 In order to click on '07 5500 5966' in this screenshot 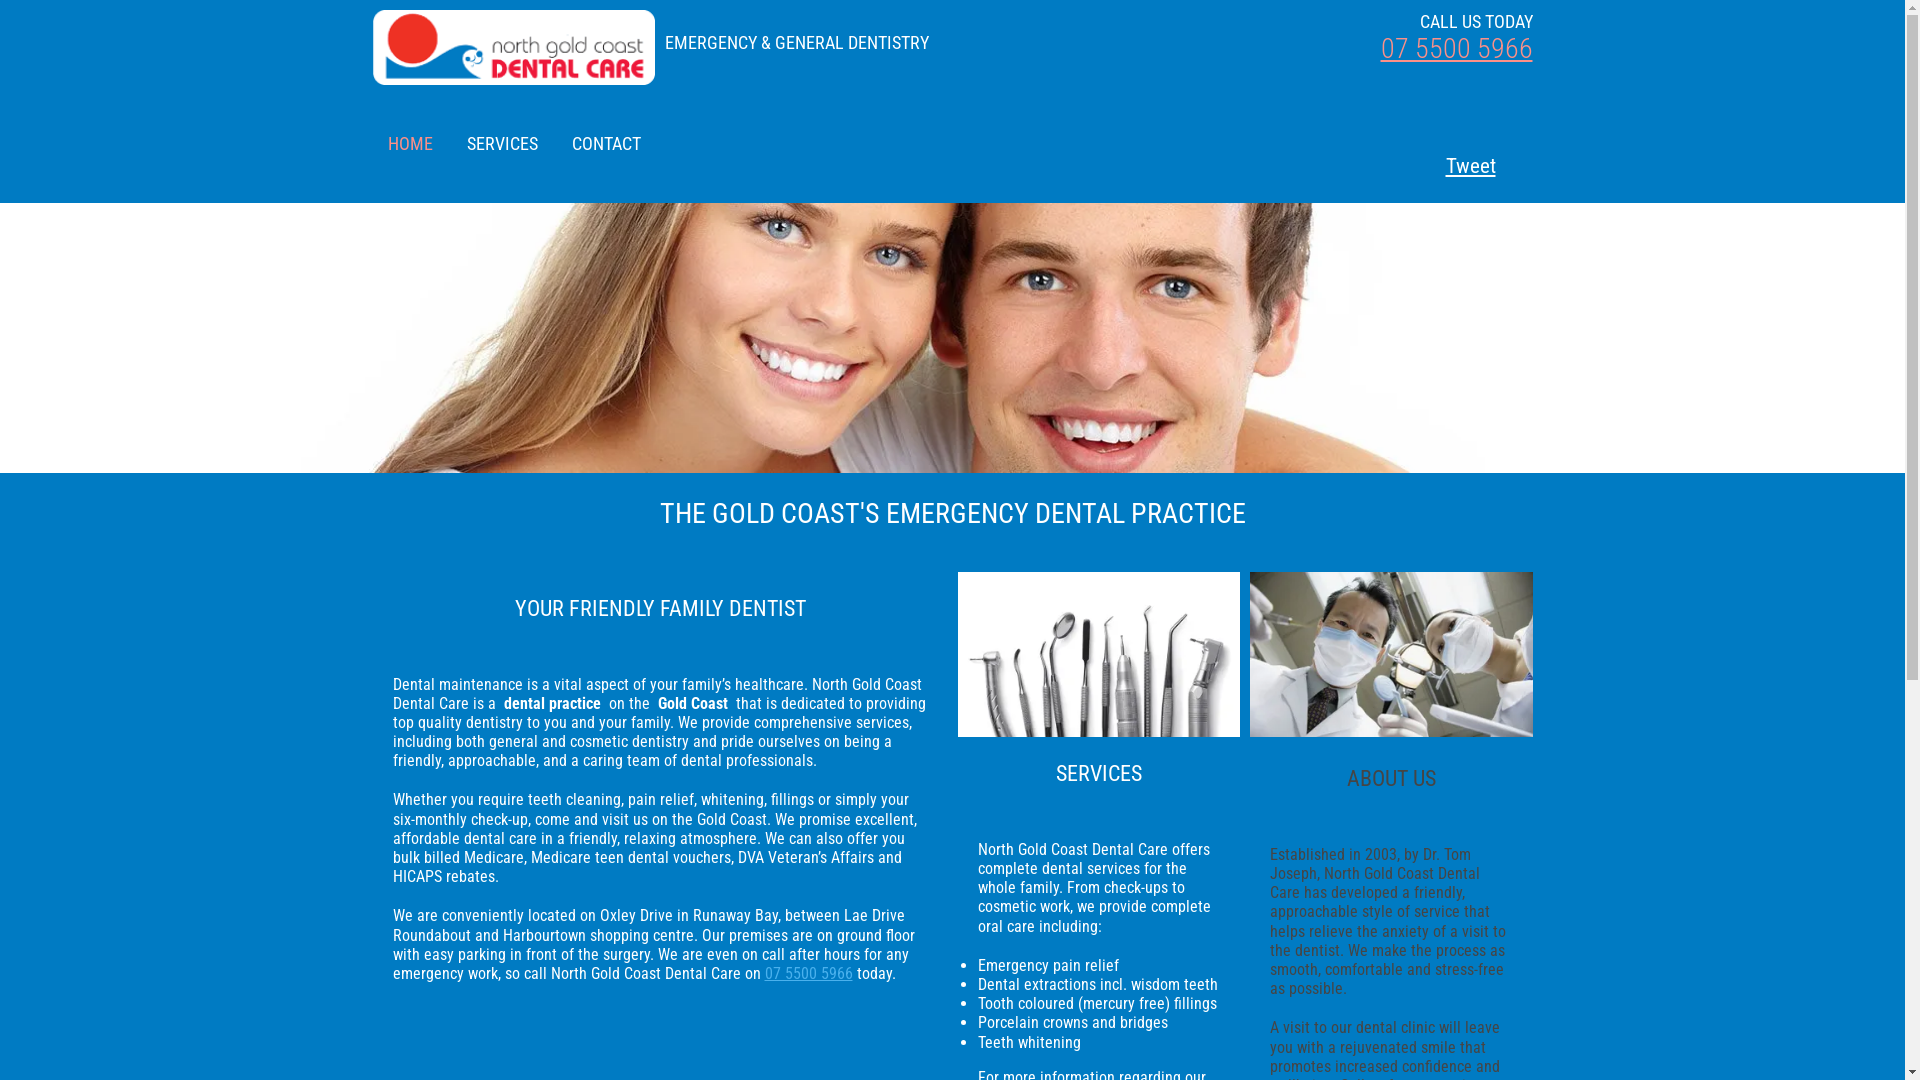, I will do `click(807, 972)`.